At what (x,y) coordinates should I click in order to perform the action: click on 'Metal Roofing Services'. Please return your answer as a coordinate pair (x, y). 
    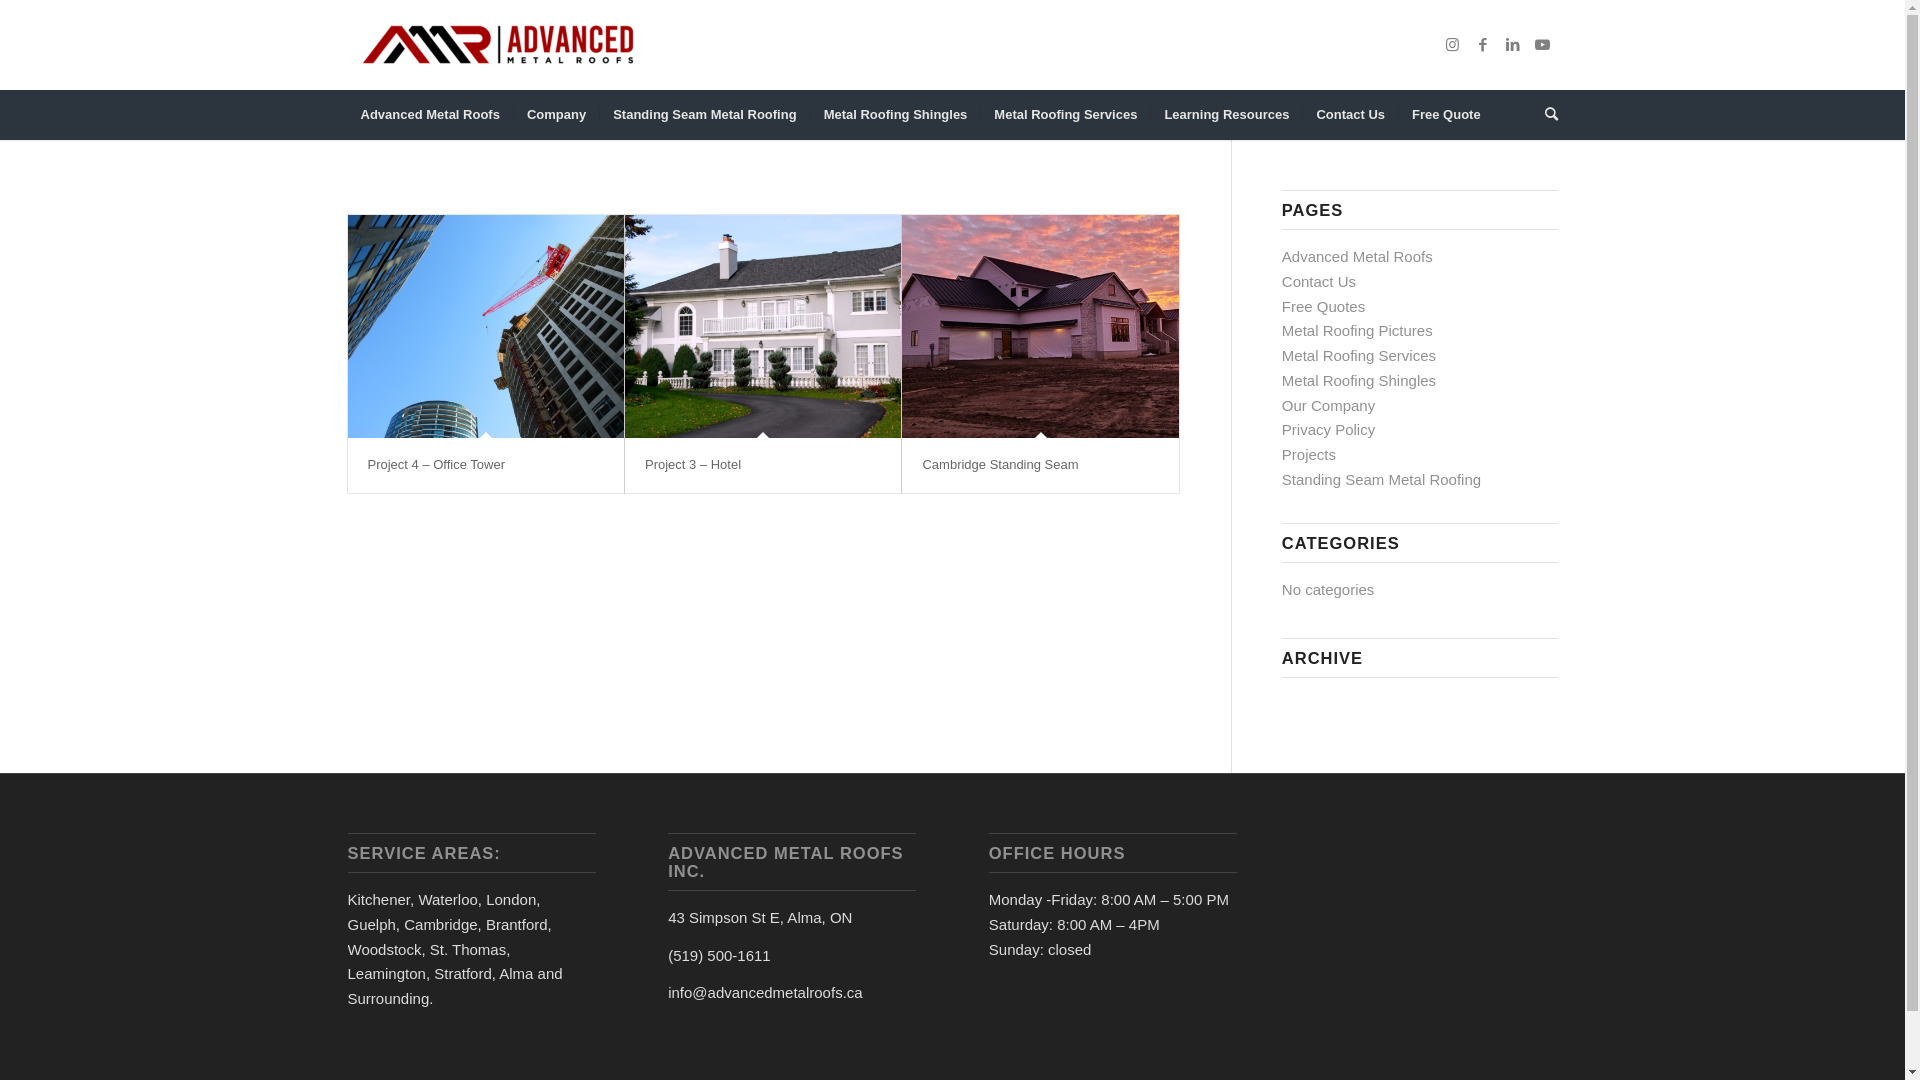
    Looking at the image, I should click on (1281, 354).